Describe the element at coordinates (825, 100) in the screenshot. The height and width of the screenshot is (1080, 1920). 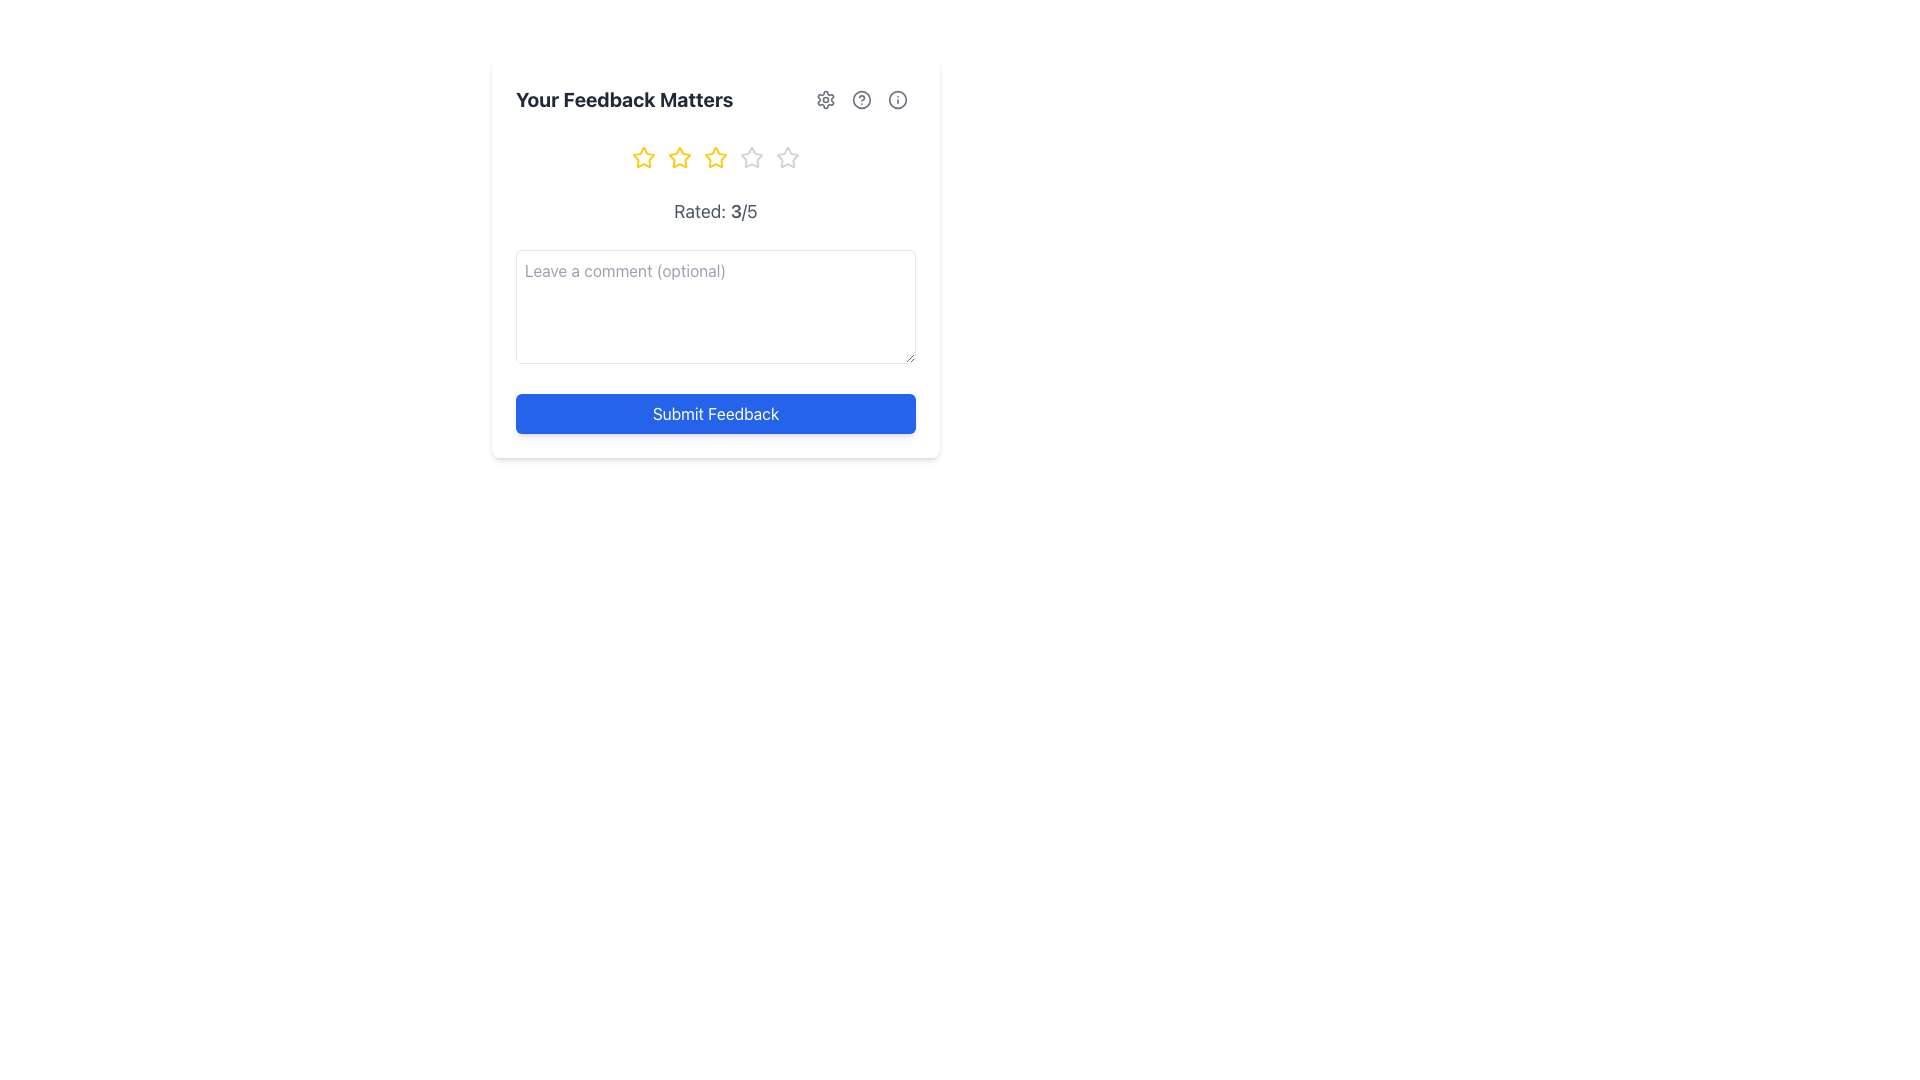
I see `the circular gear-shaped icon in gray located to the right of the 'Your Feedback Matters' title` at that location.